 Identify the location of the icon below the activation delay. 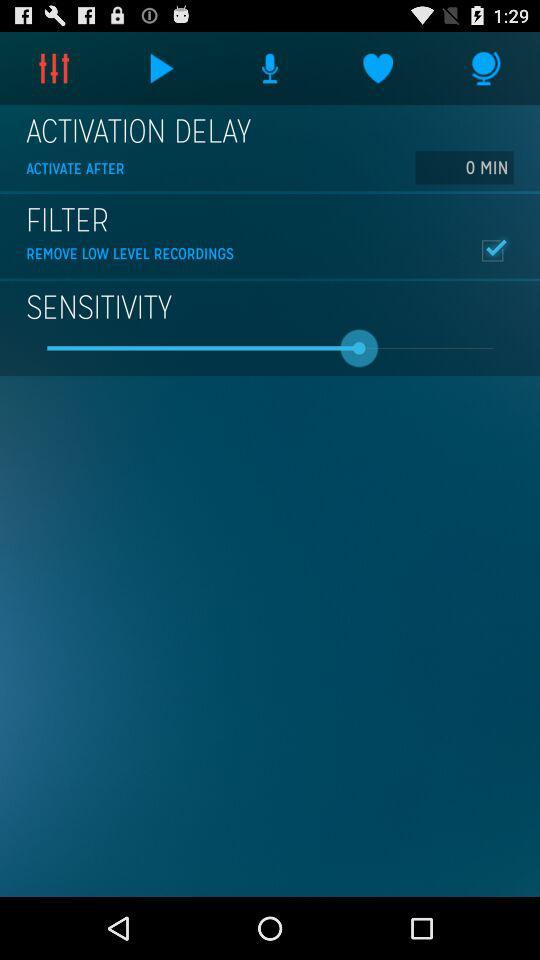
(464, 166).